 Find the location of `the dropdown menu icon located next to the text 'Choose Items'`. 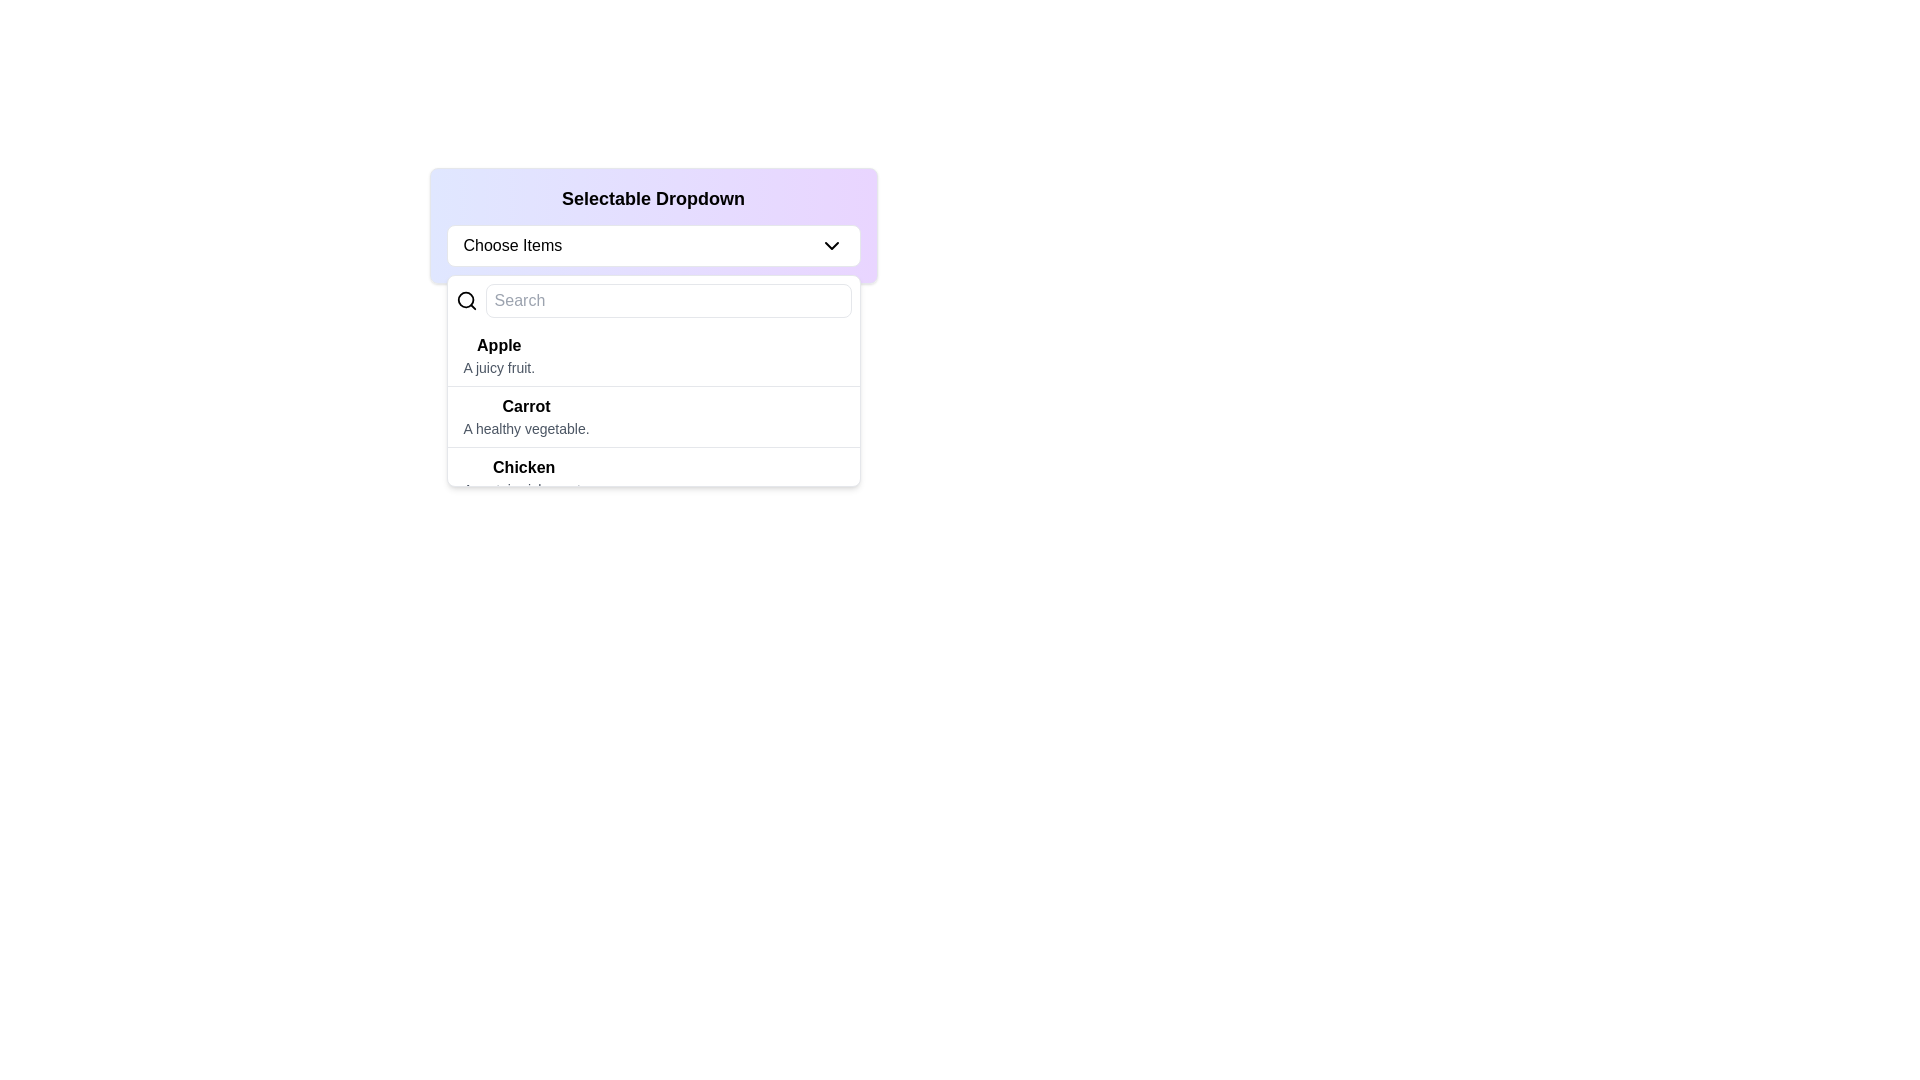

the dropdown menu icon located next to the text 'Choose Items' is located at coordinates (831, 245).